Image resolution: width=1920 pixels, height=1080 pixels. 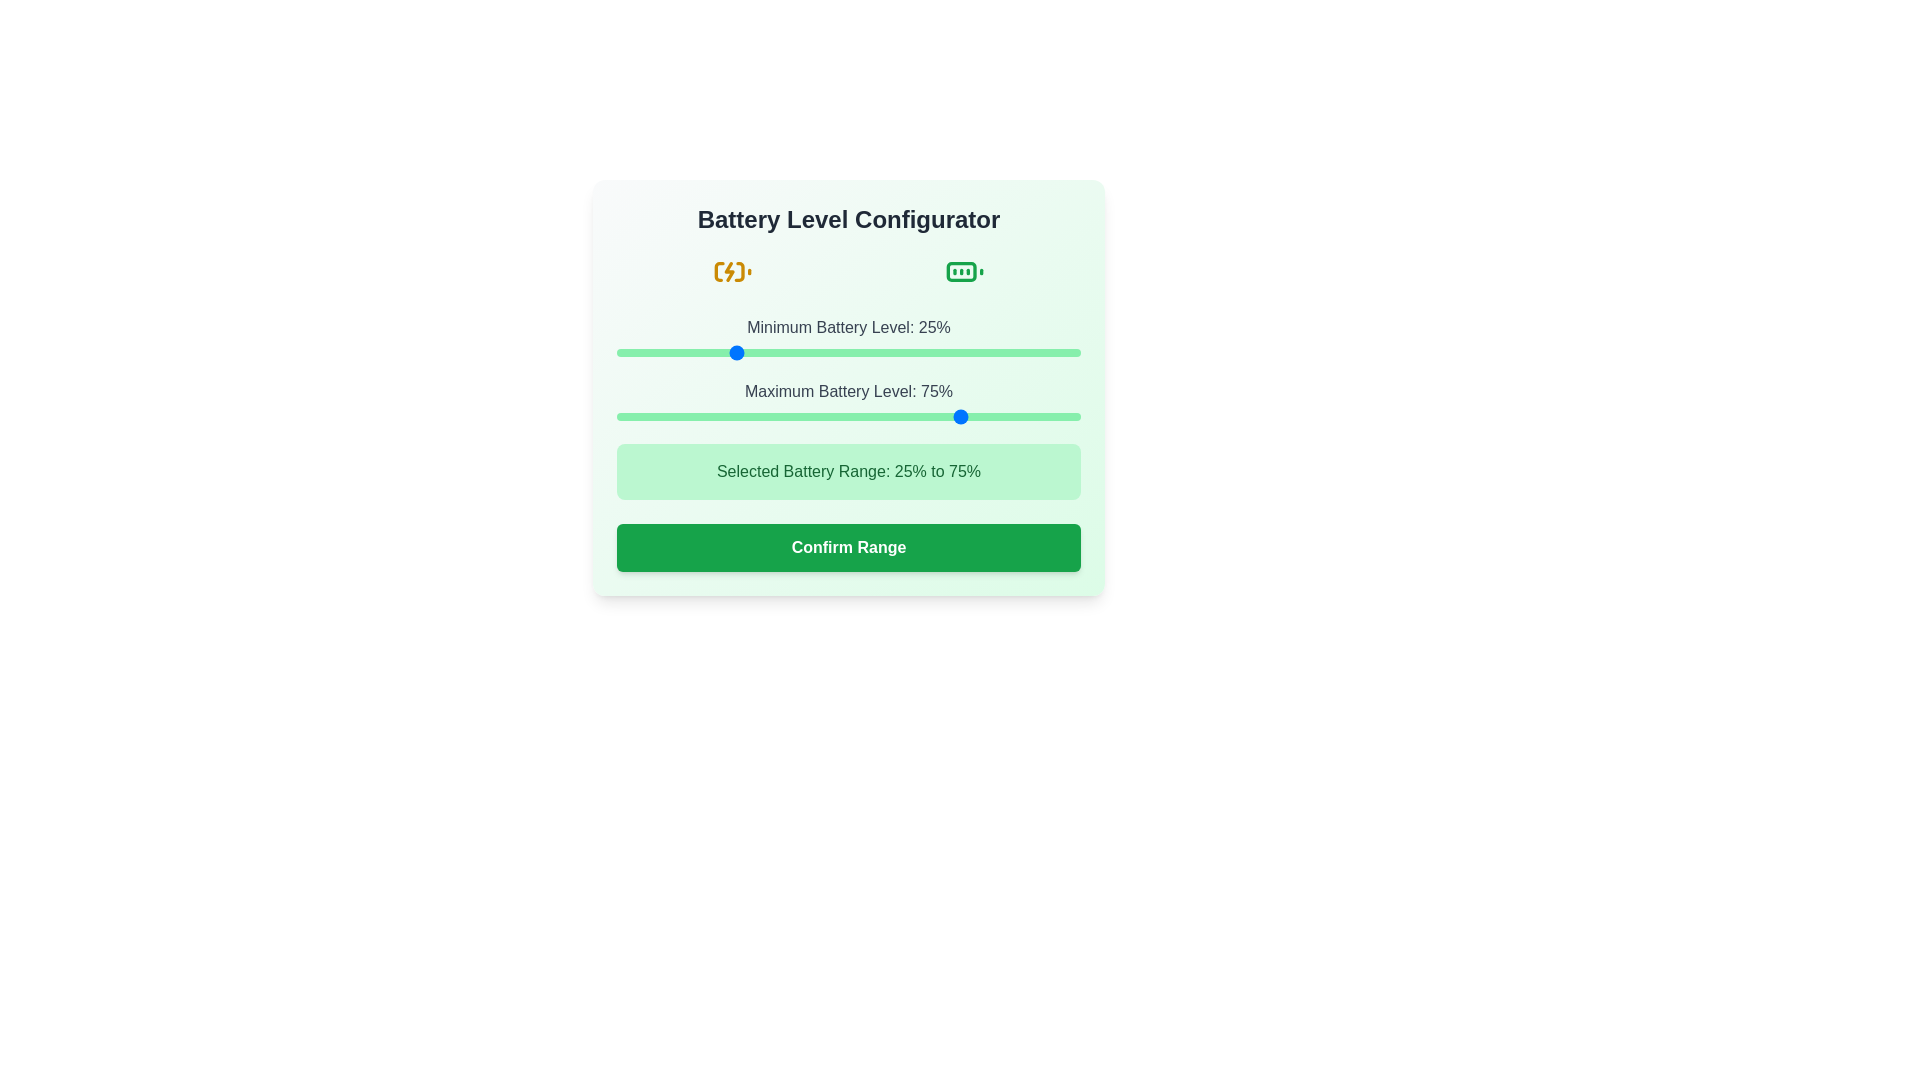 I want to click on the minimum battery level, so click(x=1056, y=352).